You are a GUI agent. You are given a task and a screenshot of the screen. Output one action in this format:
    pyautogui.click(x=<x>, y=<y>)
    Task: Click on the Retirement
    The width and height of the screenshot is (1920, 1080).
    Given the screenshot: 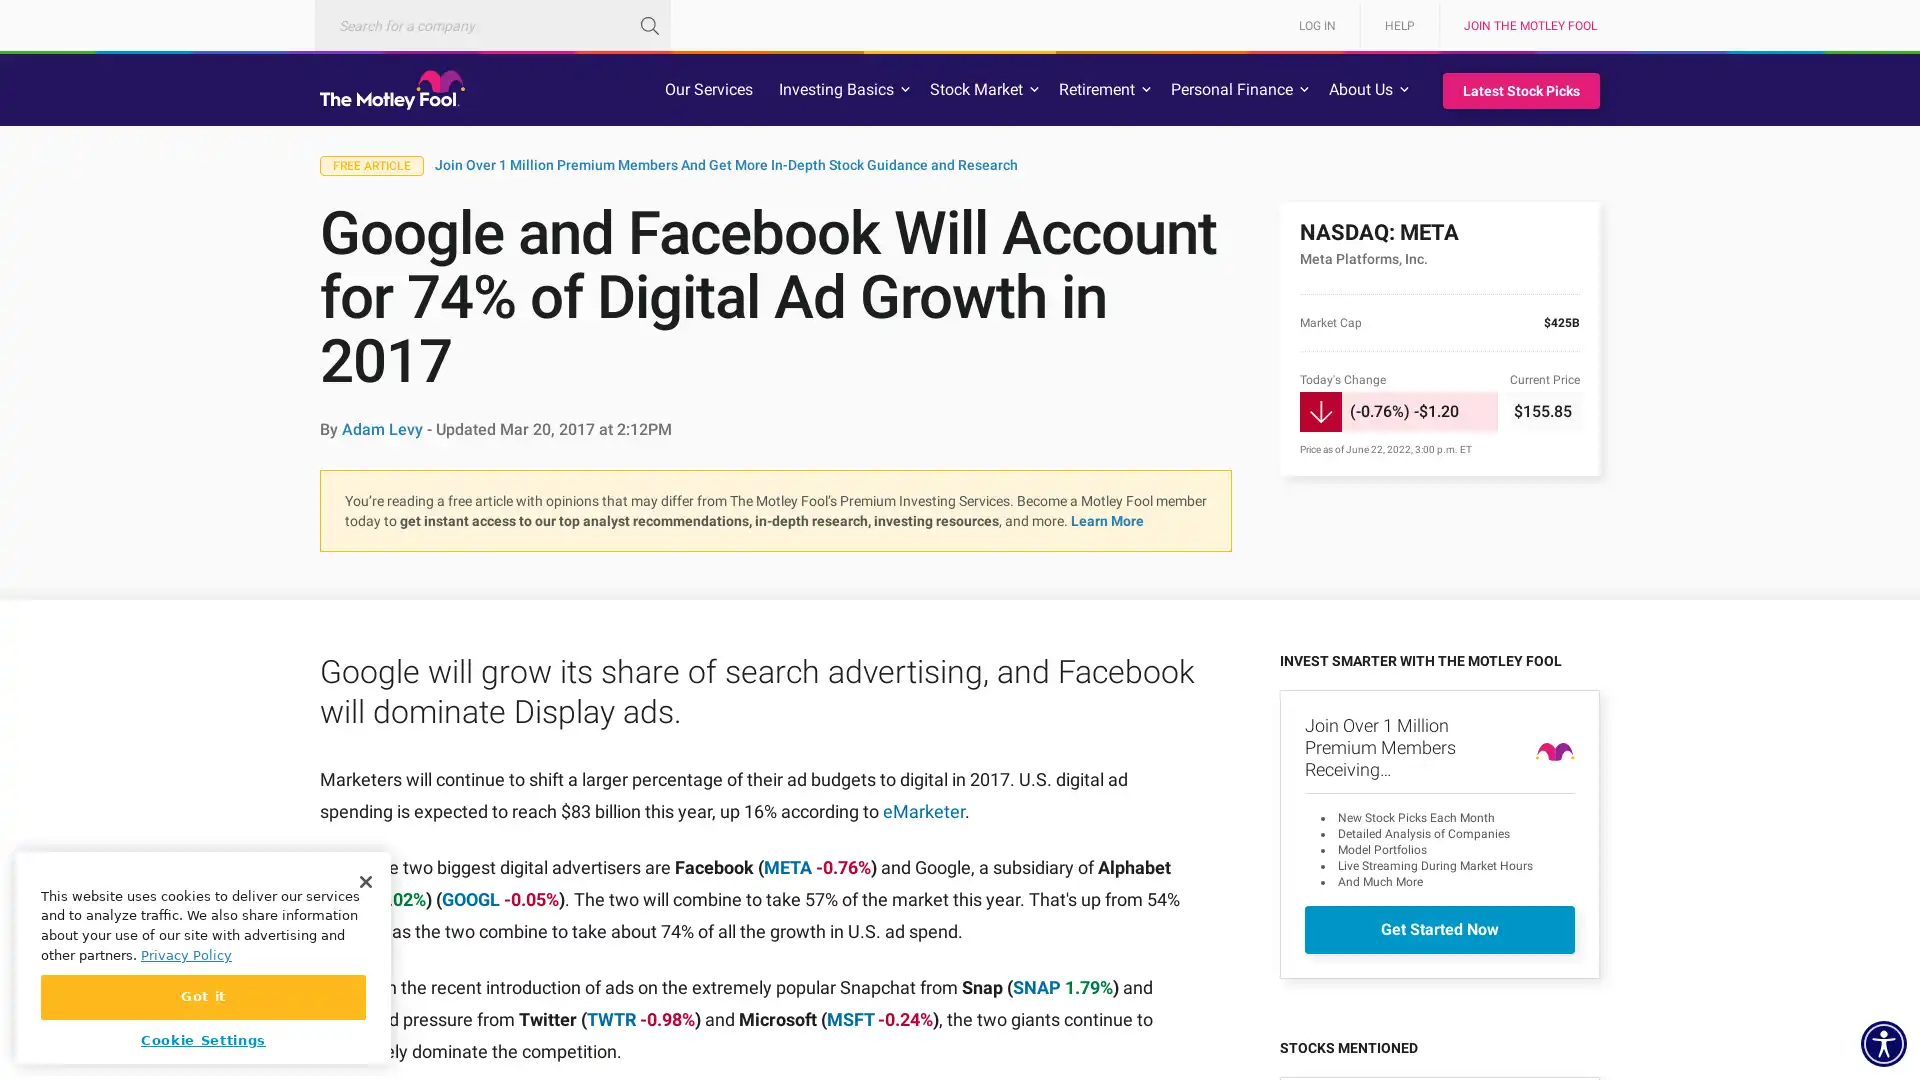 What is the action you would take?
    pyautogui.click(x=1096, y=88)
    